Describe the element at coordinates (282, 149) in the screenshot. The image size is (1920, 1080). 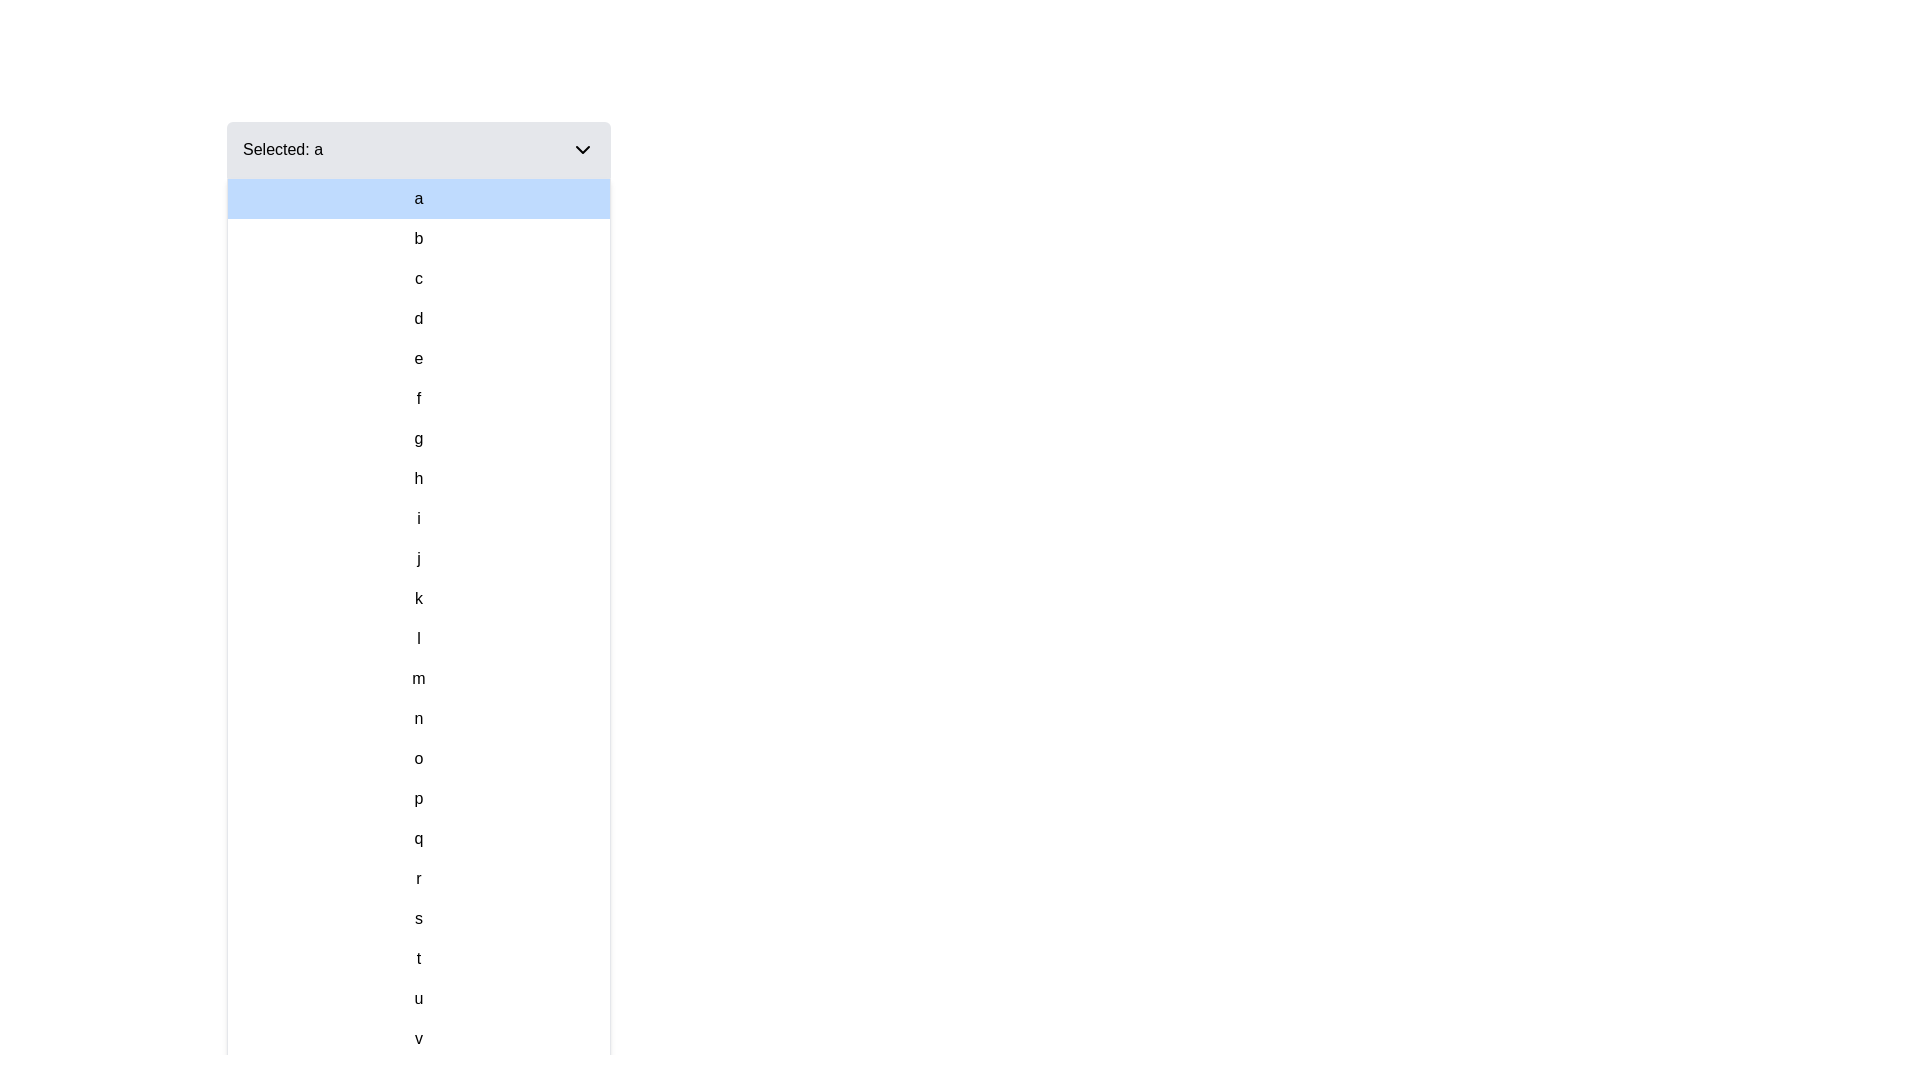
I see `the static text label indicating the current selection within the dropdown menu, which is located in the top-left region of the dropdown interface` at that location.